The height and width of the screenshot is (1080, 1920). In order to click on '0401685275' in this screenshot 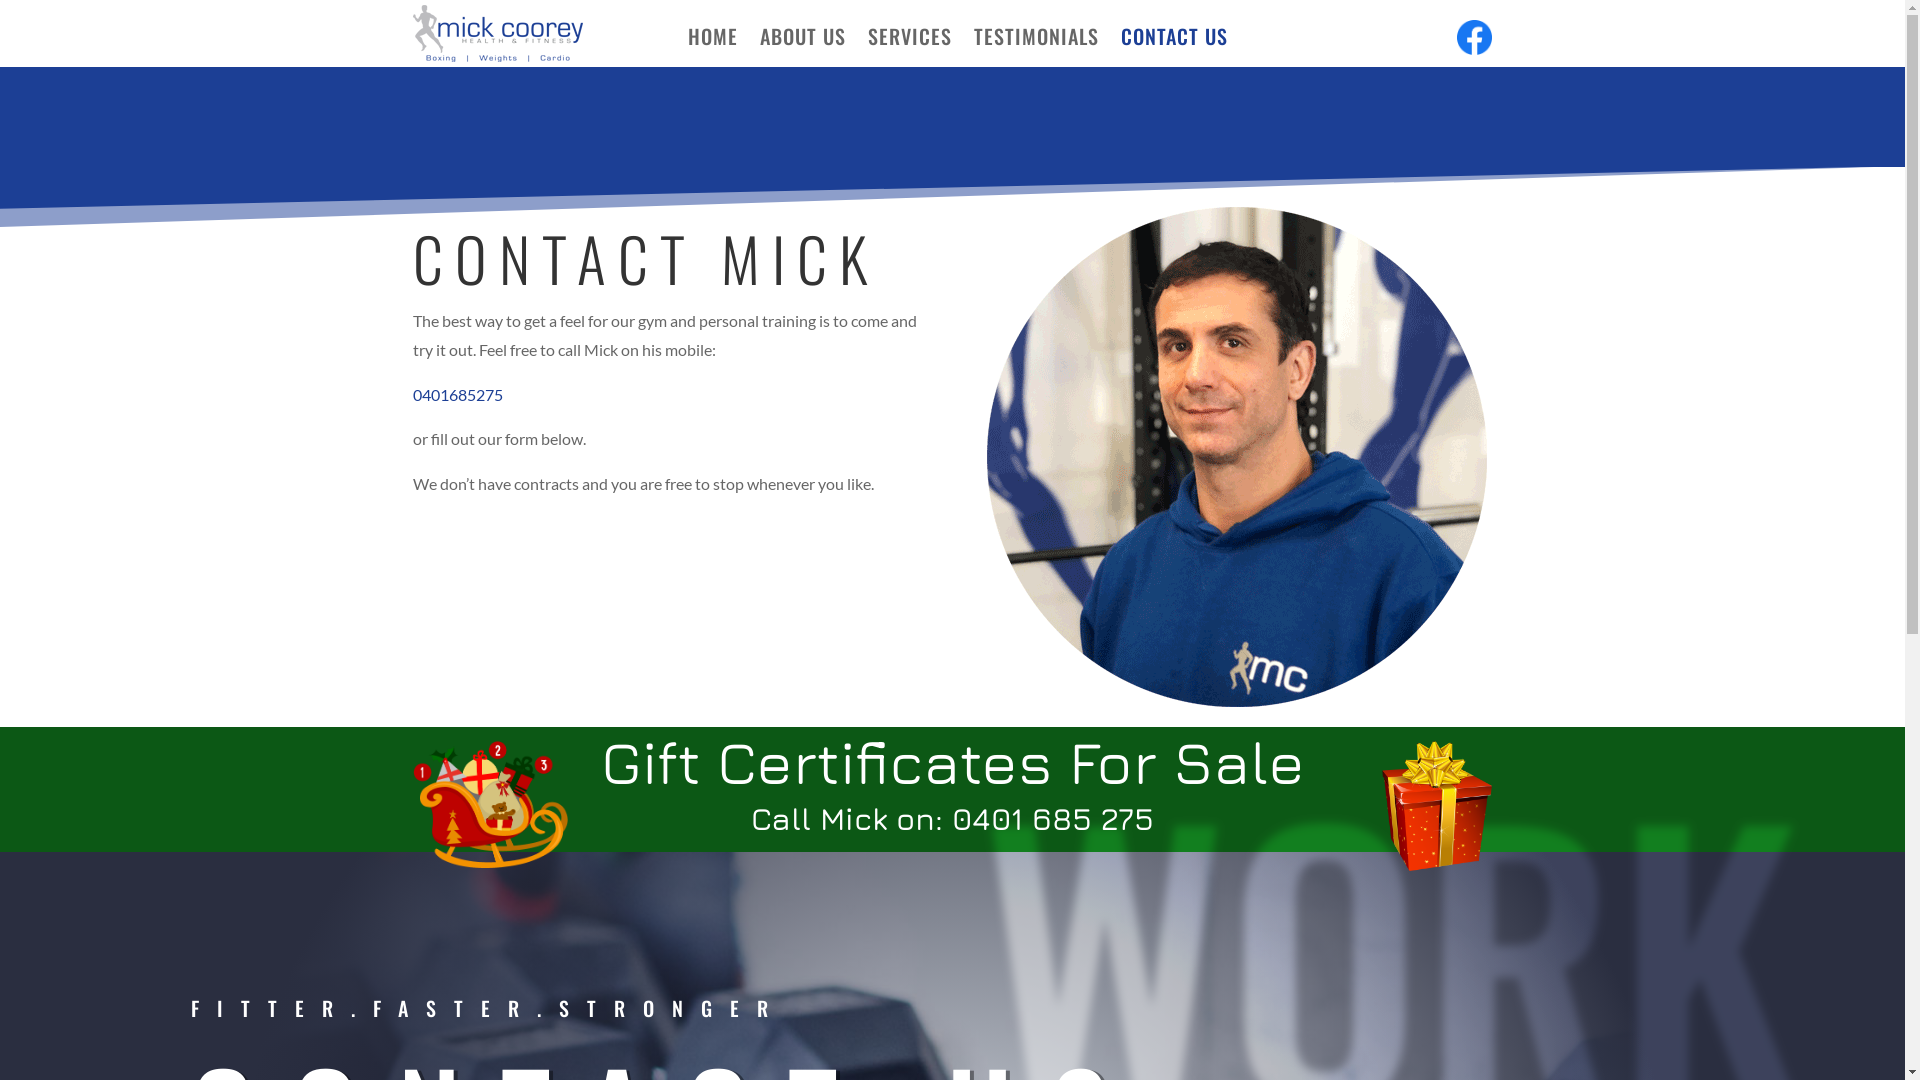, I will do `click(411, 394)`.